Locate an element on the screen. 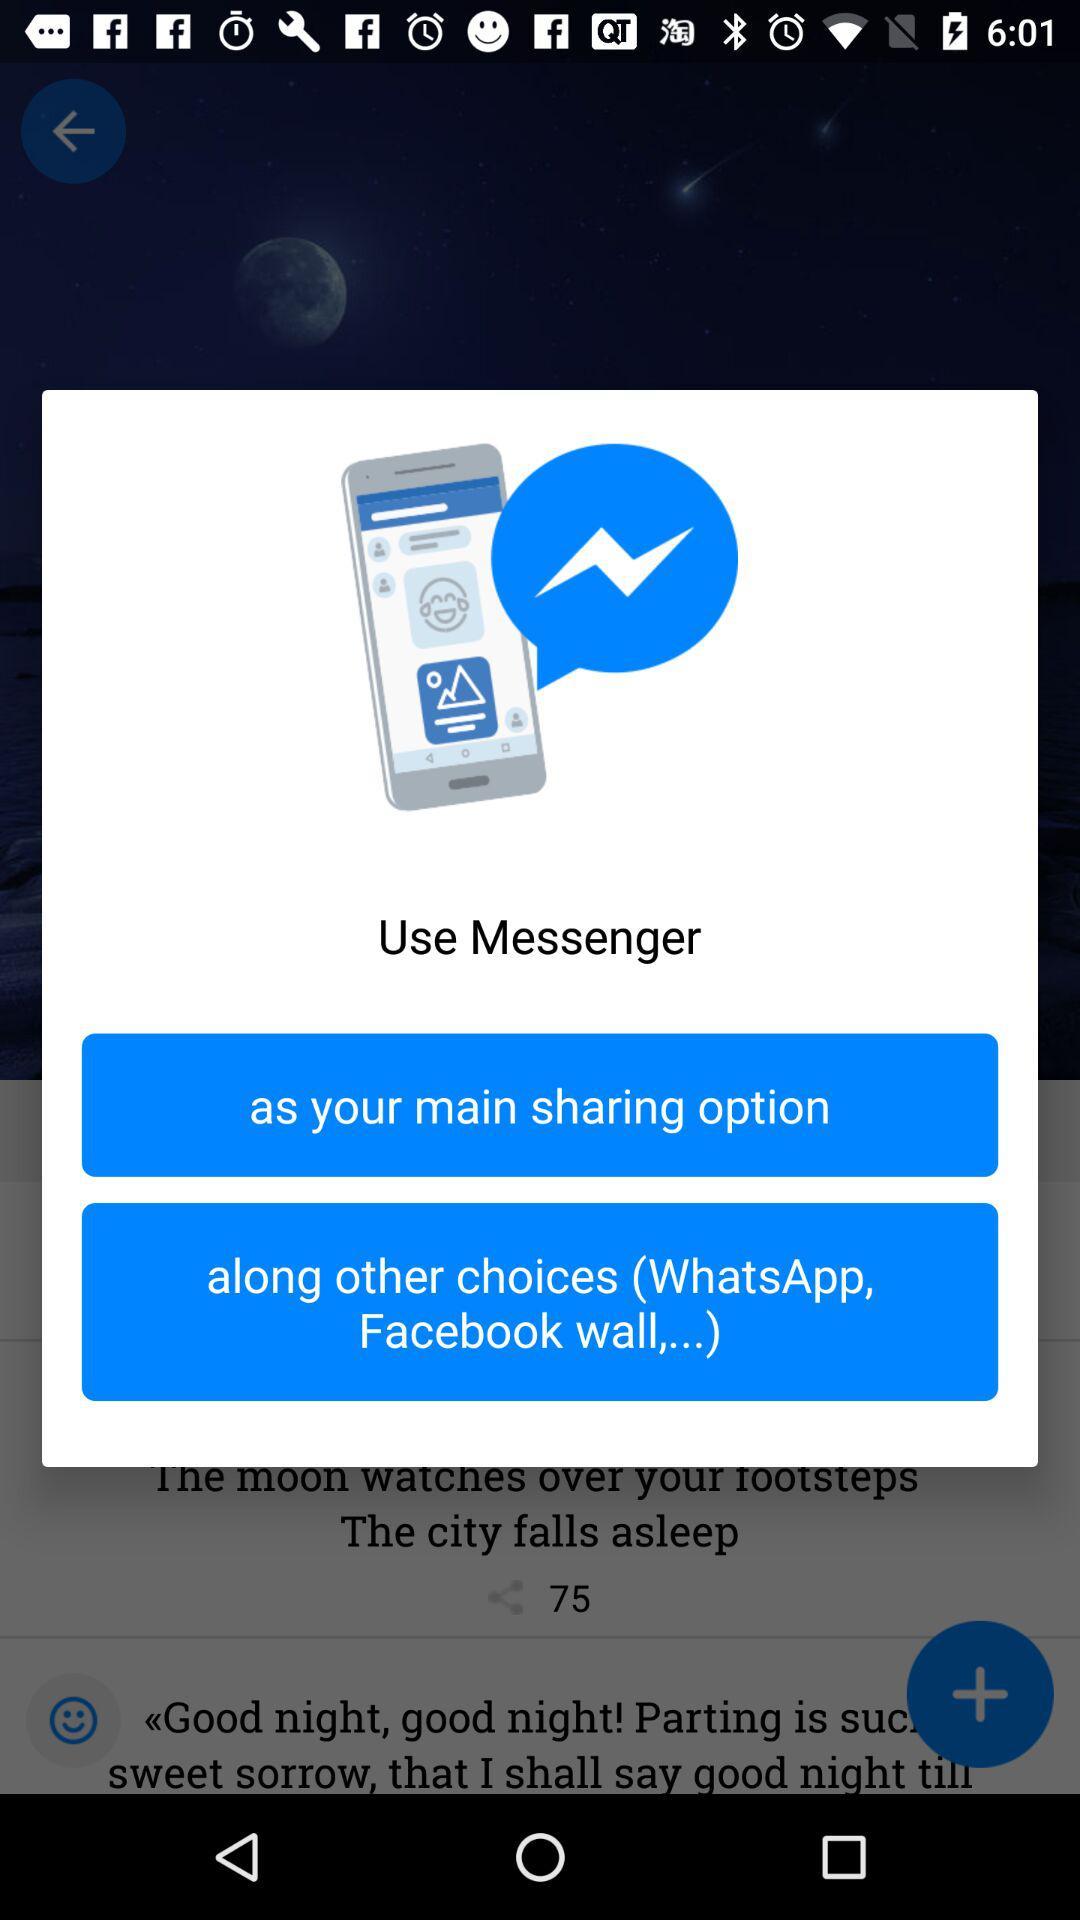 This screenshot has height=1920, width=1080. icon below use messenger item is located at coordinates (540, 1104).